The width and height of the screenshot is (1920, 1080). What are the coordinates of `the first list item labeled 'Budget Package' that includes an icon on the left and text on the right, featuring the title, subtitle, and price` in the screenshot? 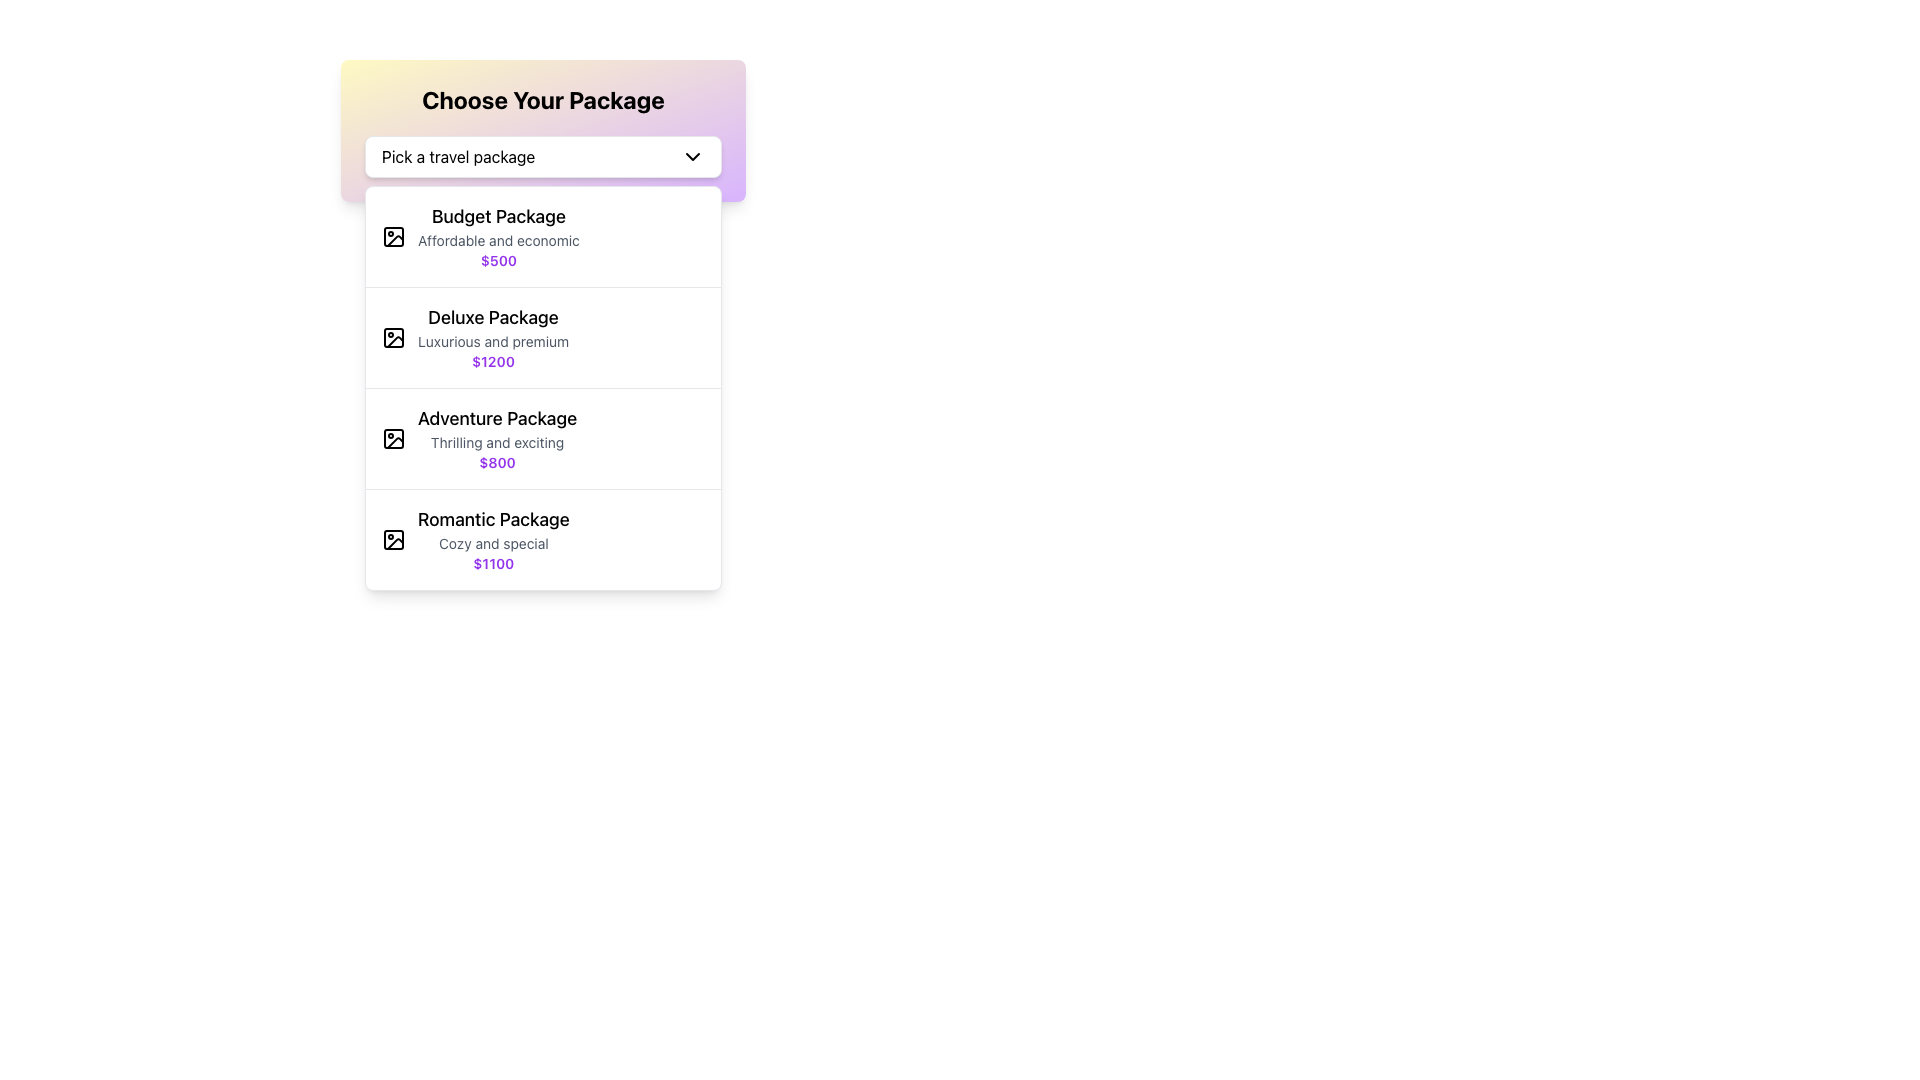 It's located at (543, 236).